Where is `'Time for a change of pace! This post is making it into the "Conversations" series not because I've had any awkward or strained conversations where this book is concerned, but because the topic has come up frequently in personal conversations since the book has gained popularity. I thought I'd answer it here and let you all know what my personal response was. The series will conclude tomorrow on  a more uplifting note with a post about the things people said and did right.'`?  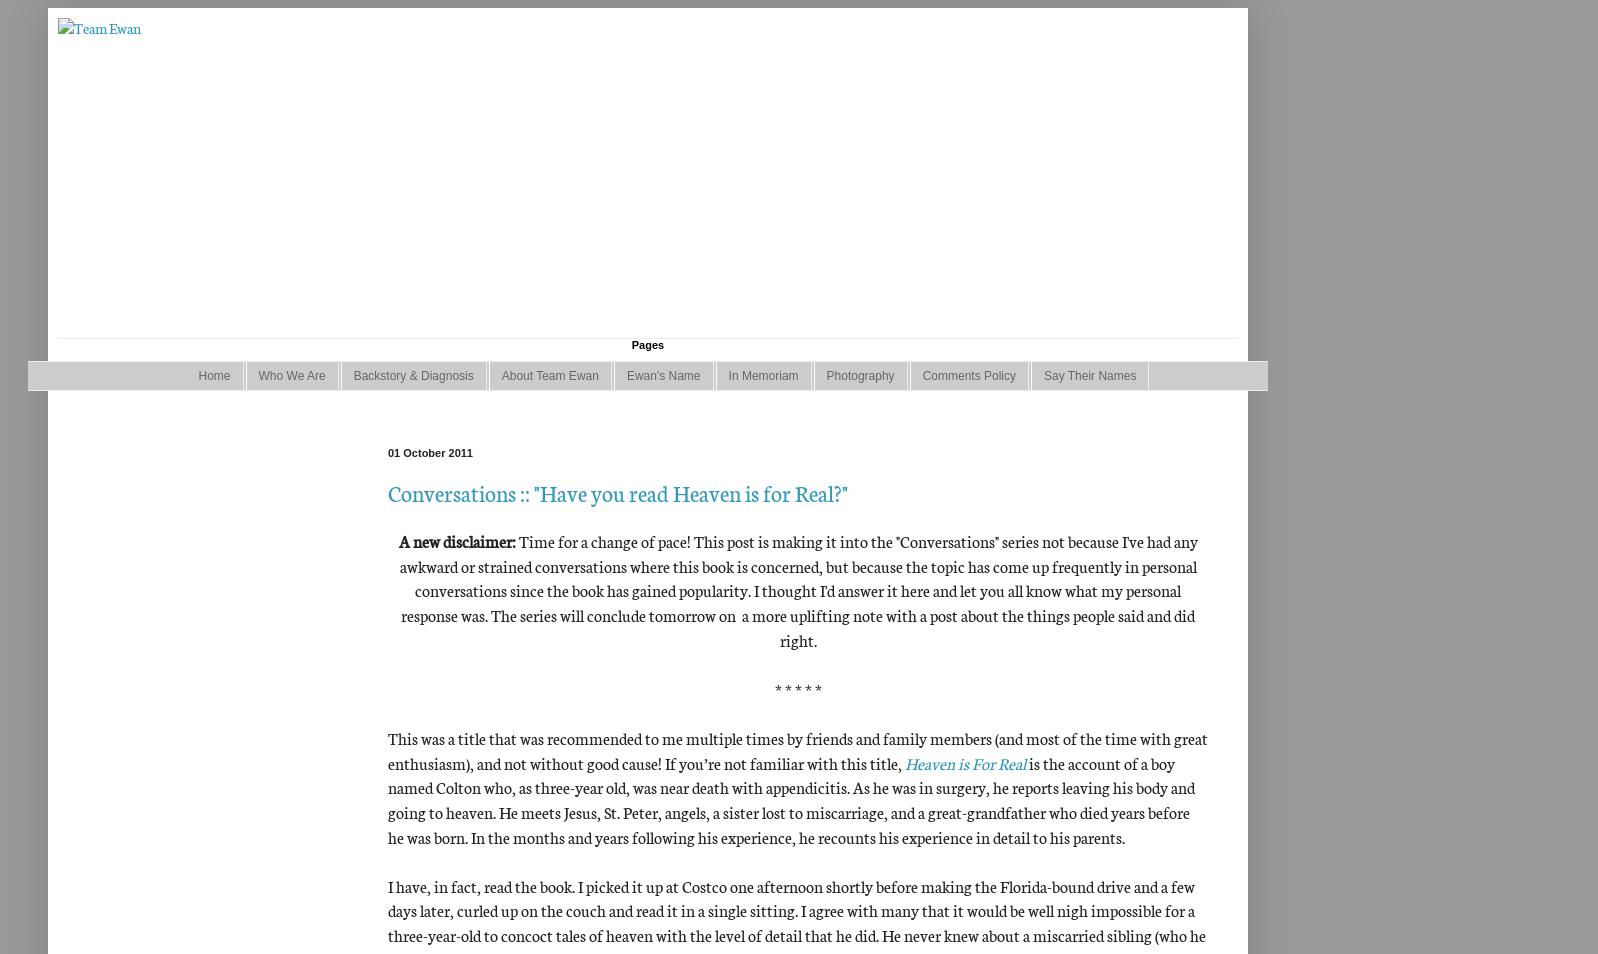 'Time for a change of pace! This post is making it into the "Conversations" series not because I've had any awkward or strained conversations where this book is concerned, but because the topic has come up frequently in personal conversations since the book has gained popularity. I thought I'd answer it here and let you all know what my personal response was. The series will conclude tomorrow on  a more uplifting note with a post about the things people said and did right.' is located at coordinates (798, 588).